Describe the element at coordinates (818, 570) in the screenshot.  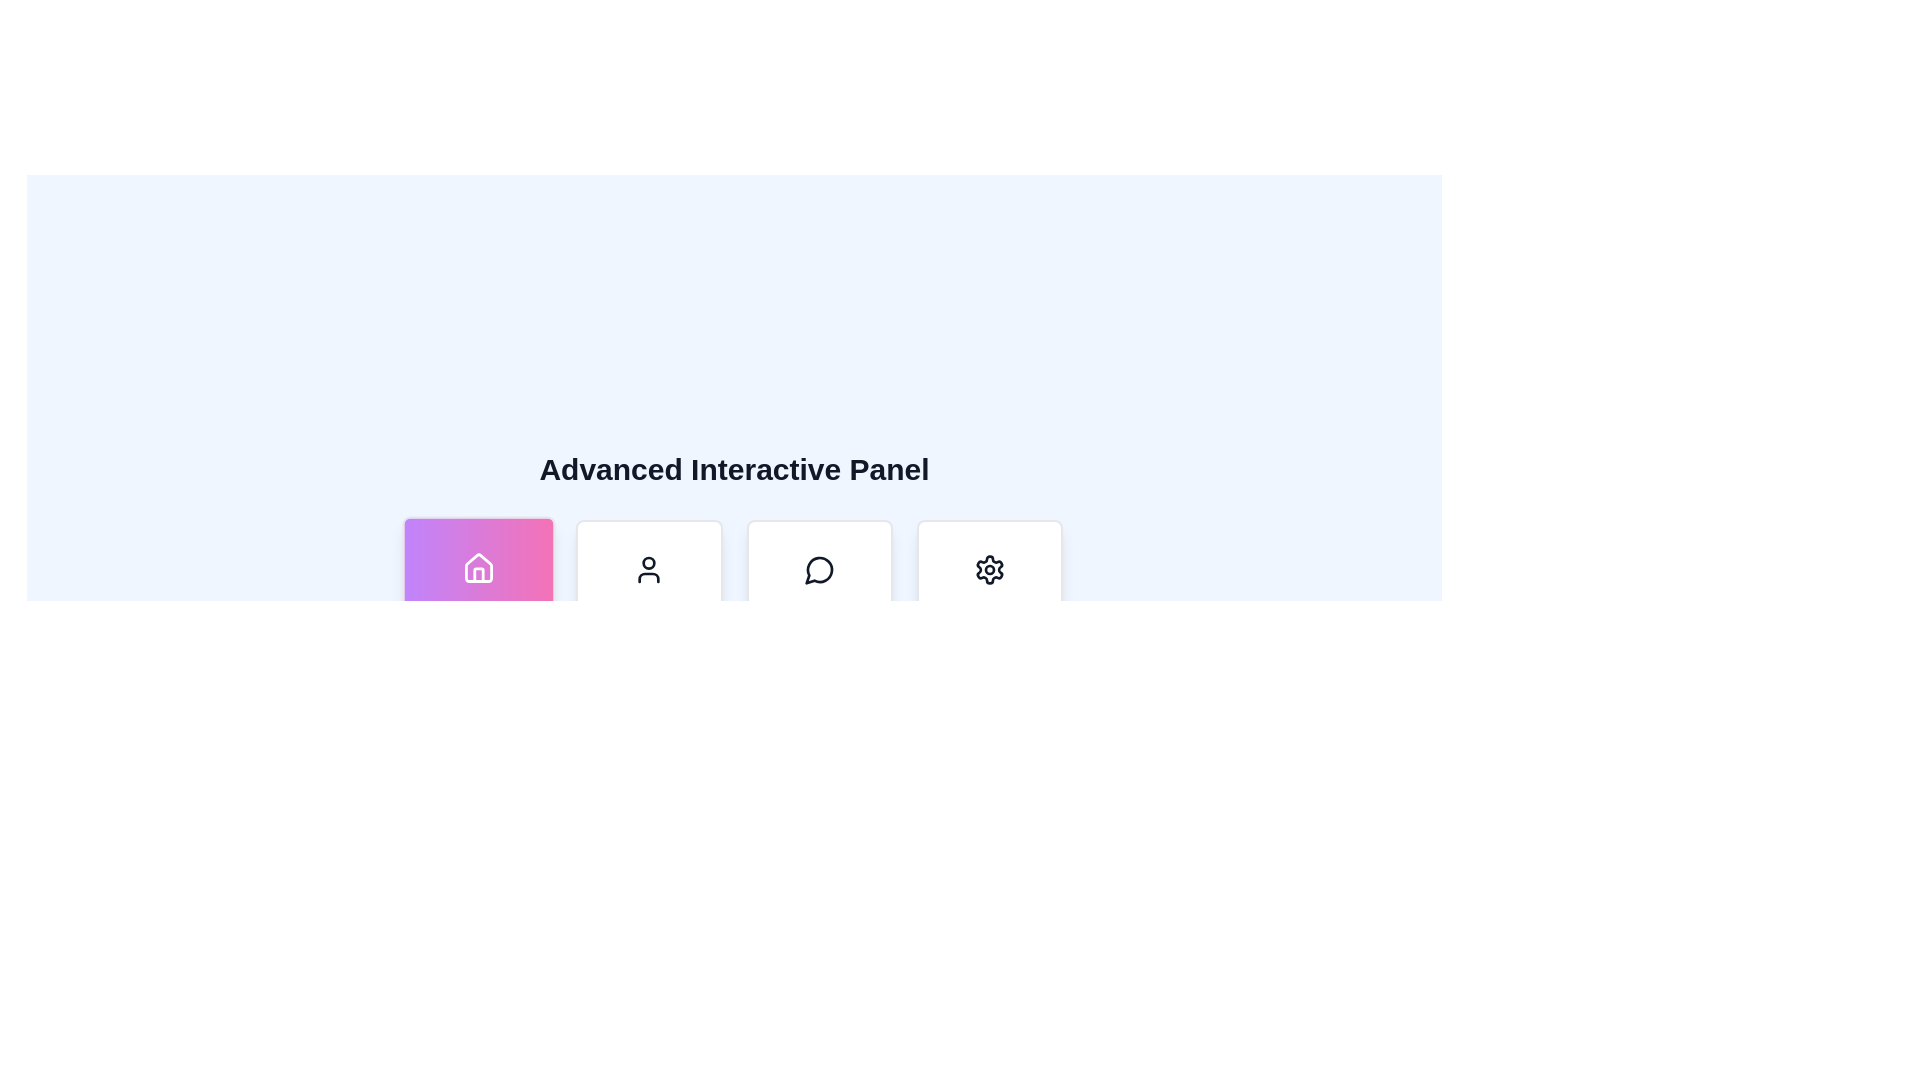
I see `the third icon from the left in the bottom bar, which is shaped like a speech bubble with a rounded outline and a tail` at that location.